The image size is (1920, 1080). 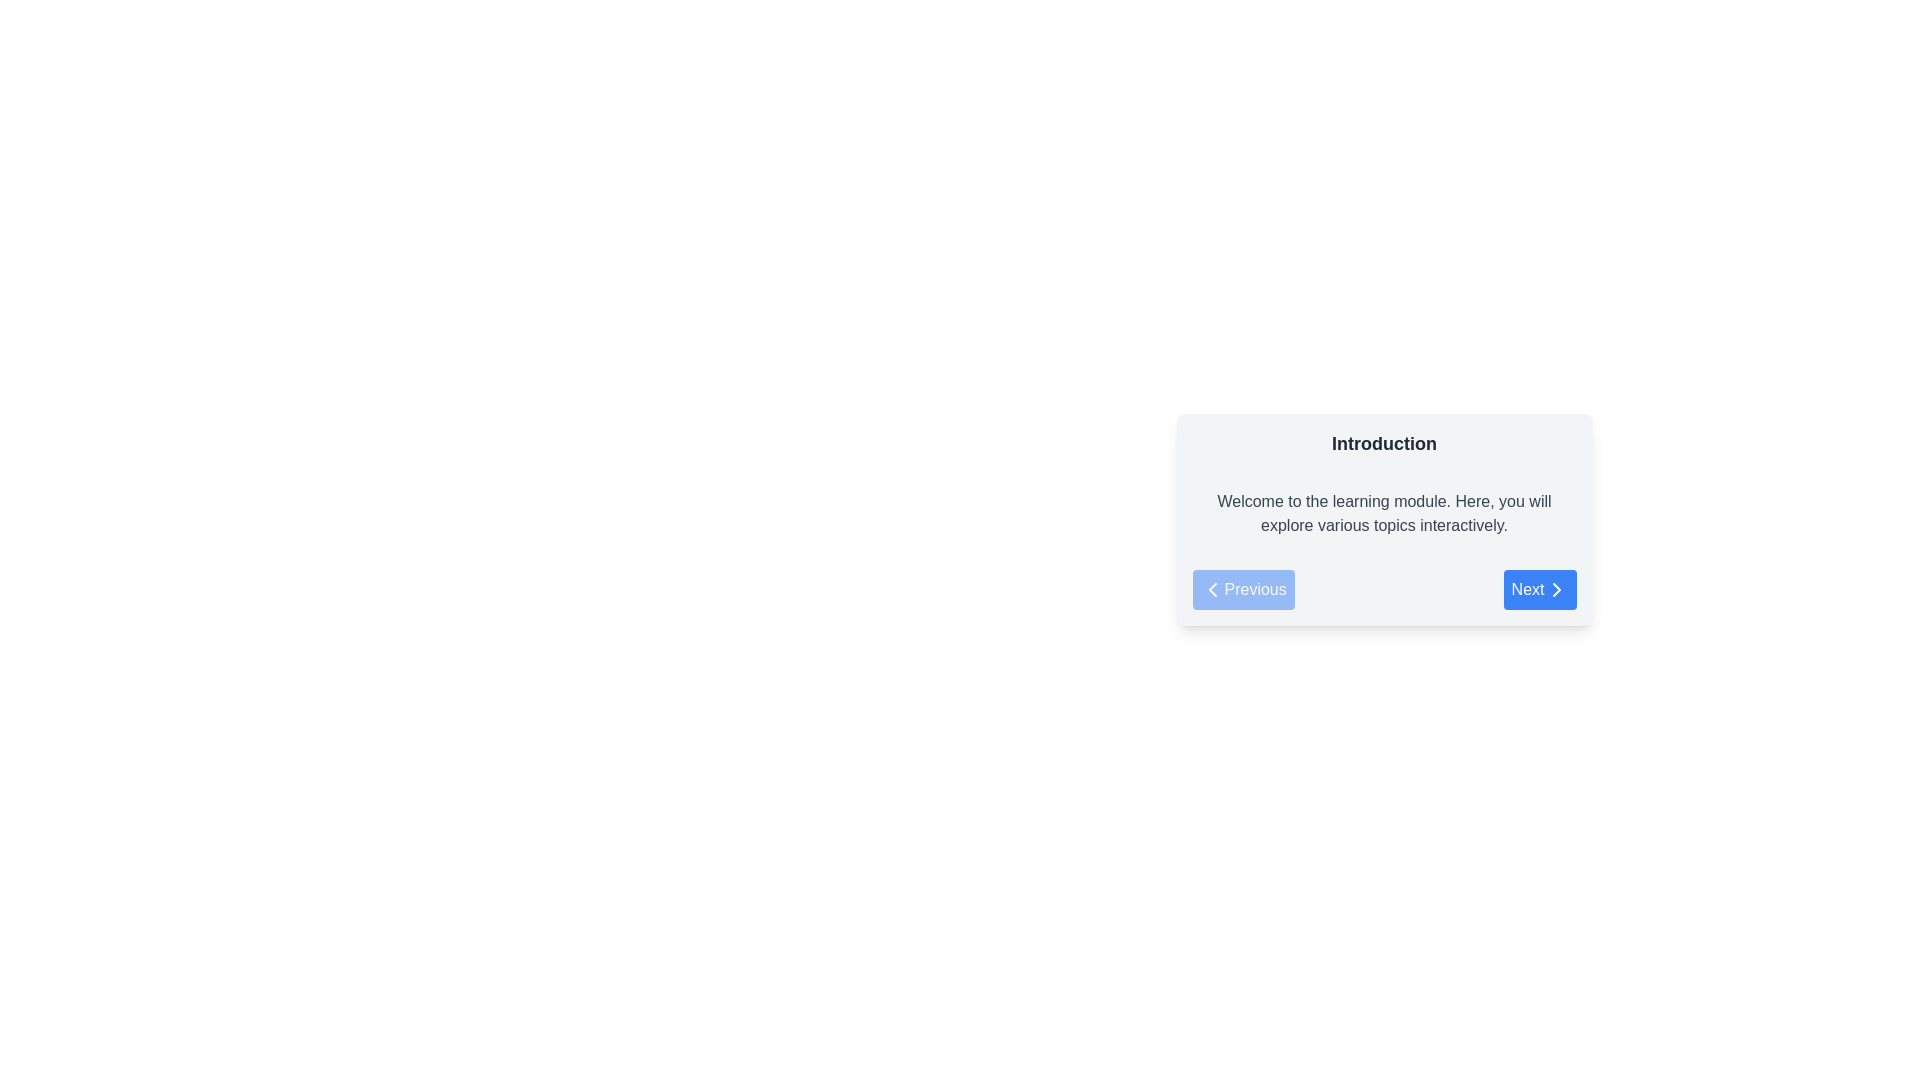 What do you see at coordinates (1211, 589) in the screenshot?
I see `the 'Previous' button icon located to the left of the text 'Previous', which visually indicates backward navigation` at bounding box center [1211, 589].